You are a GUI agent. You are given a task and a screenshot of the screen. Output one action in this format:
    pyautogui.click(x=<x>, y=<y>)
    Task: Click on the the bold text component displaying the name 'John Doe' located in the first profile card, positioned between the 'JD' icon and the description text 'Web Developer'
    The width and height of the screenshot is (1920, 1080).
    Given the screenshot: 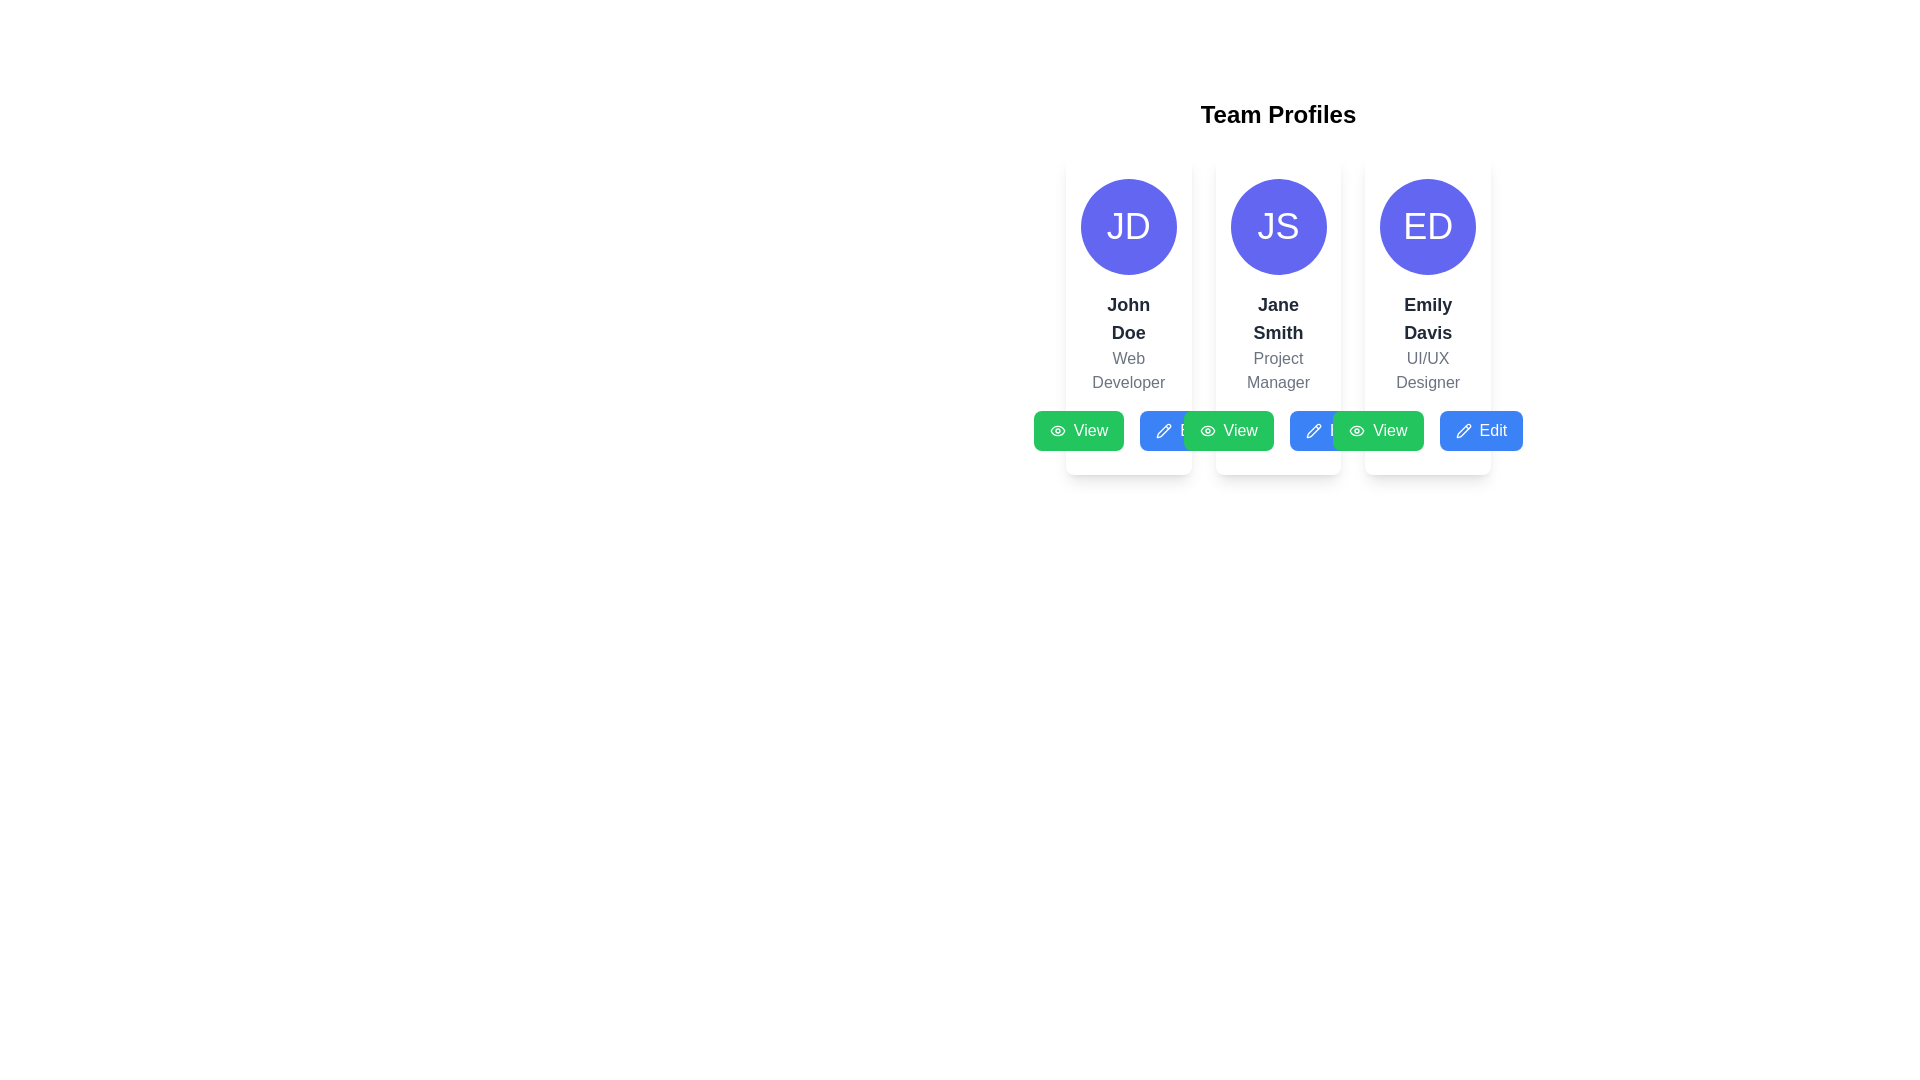 What is the action you would take?
    pyautogui.click(x=1128, y=318)
    